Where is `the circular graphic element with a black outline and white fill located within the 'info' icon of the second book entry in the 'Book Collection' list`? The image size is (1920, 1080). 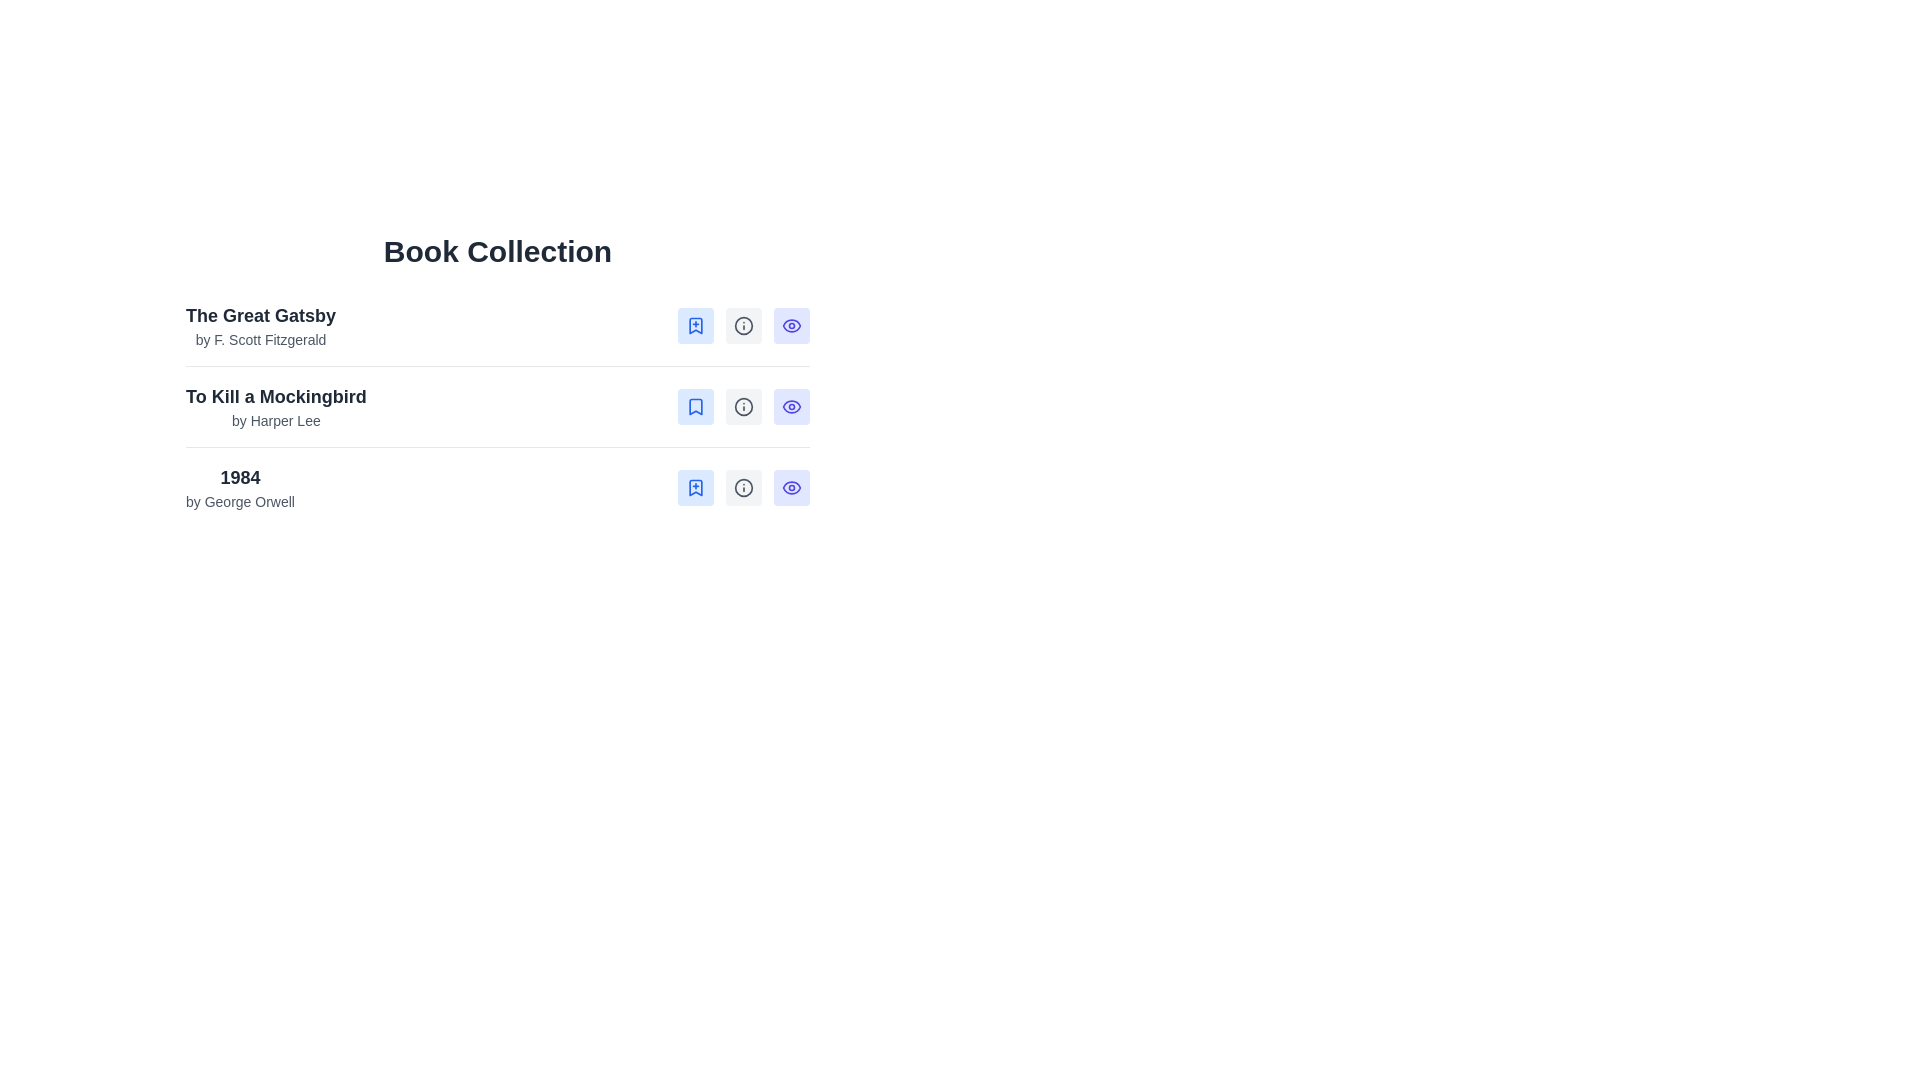
the circular graphic element with a black outline and white fill located within the 'info' icon of the second book entry in the 'Book Collection' list is located at coordinates (743, 406).